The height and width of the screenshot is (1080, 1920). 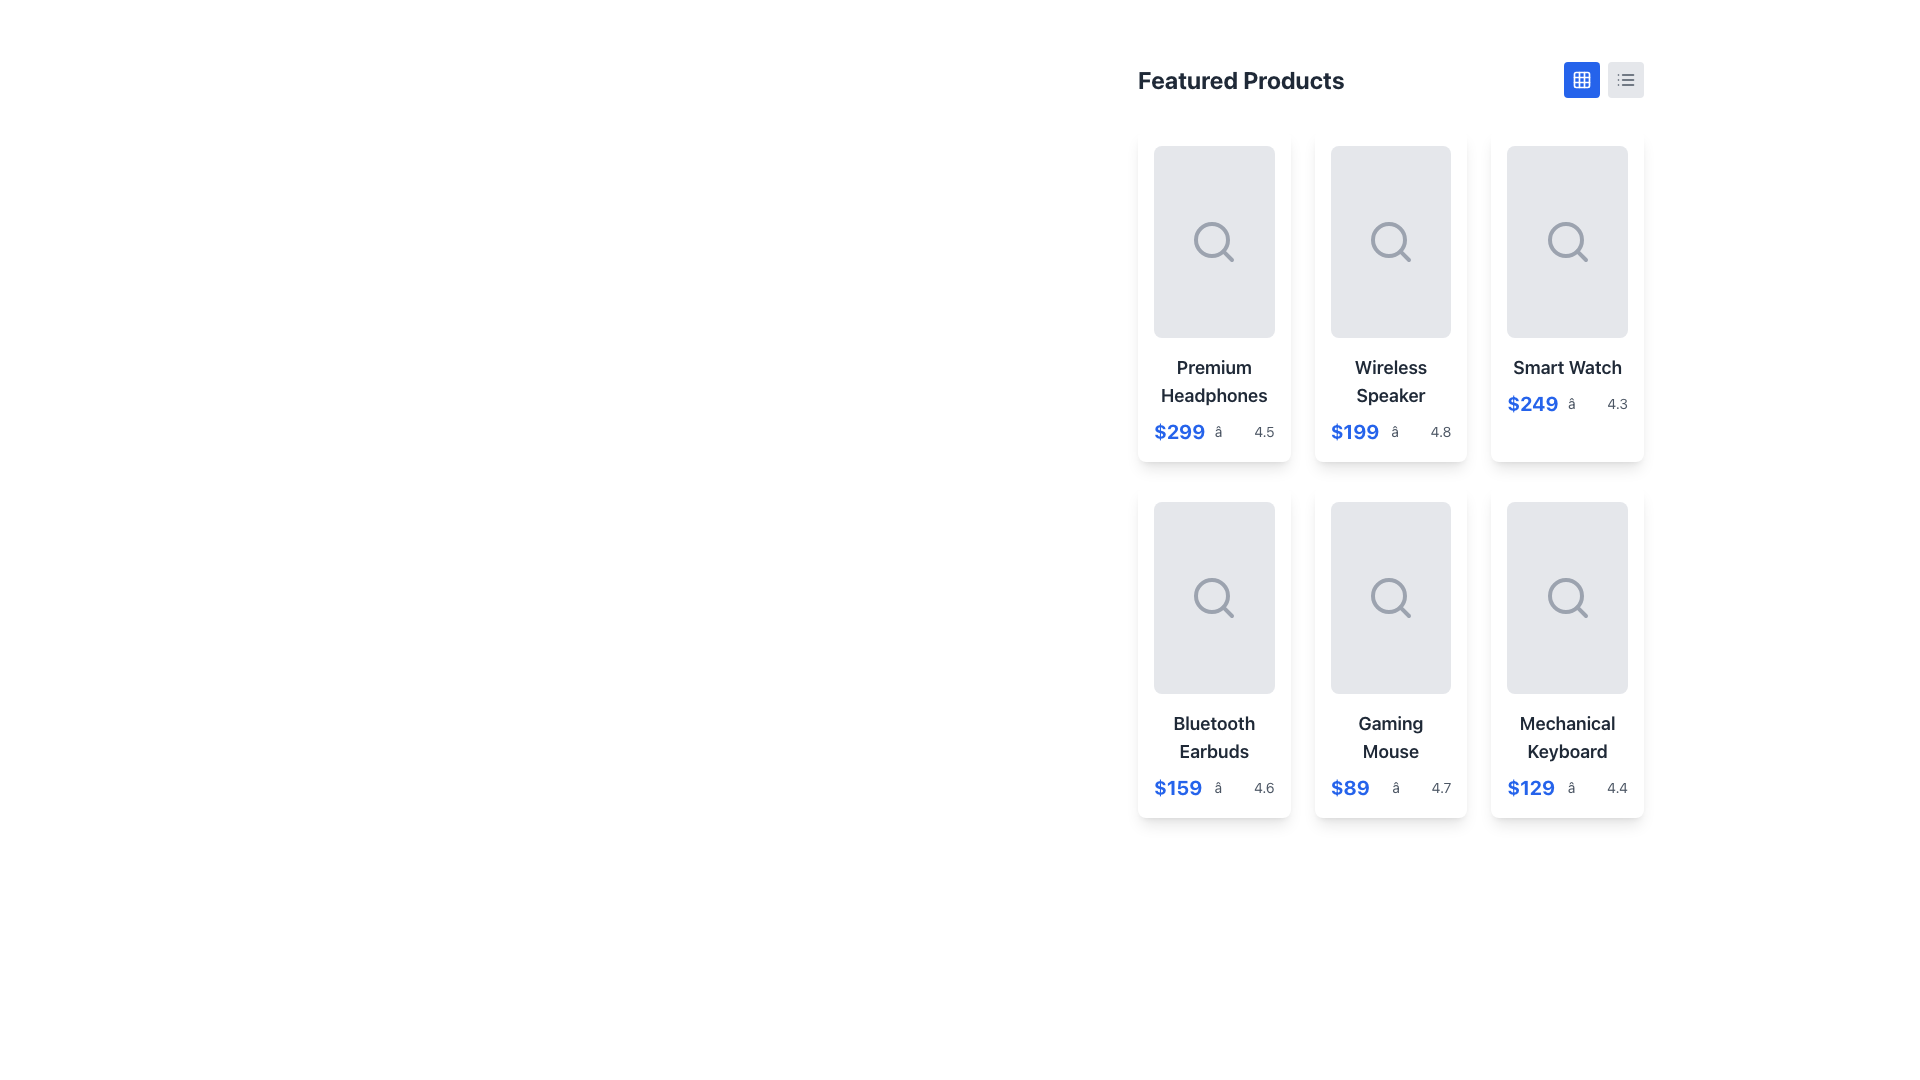 What do you see at coordinates (1580, 610) in the screenshot?
I see `the search icon located in the bottom-right card of the grid layout, specifically in the sixth position under the 'Mechanical Keyboard' label` at bounding box center [1580, 610].